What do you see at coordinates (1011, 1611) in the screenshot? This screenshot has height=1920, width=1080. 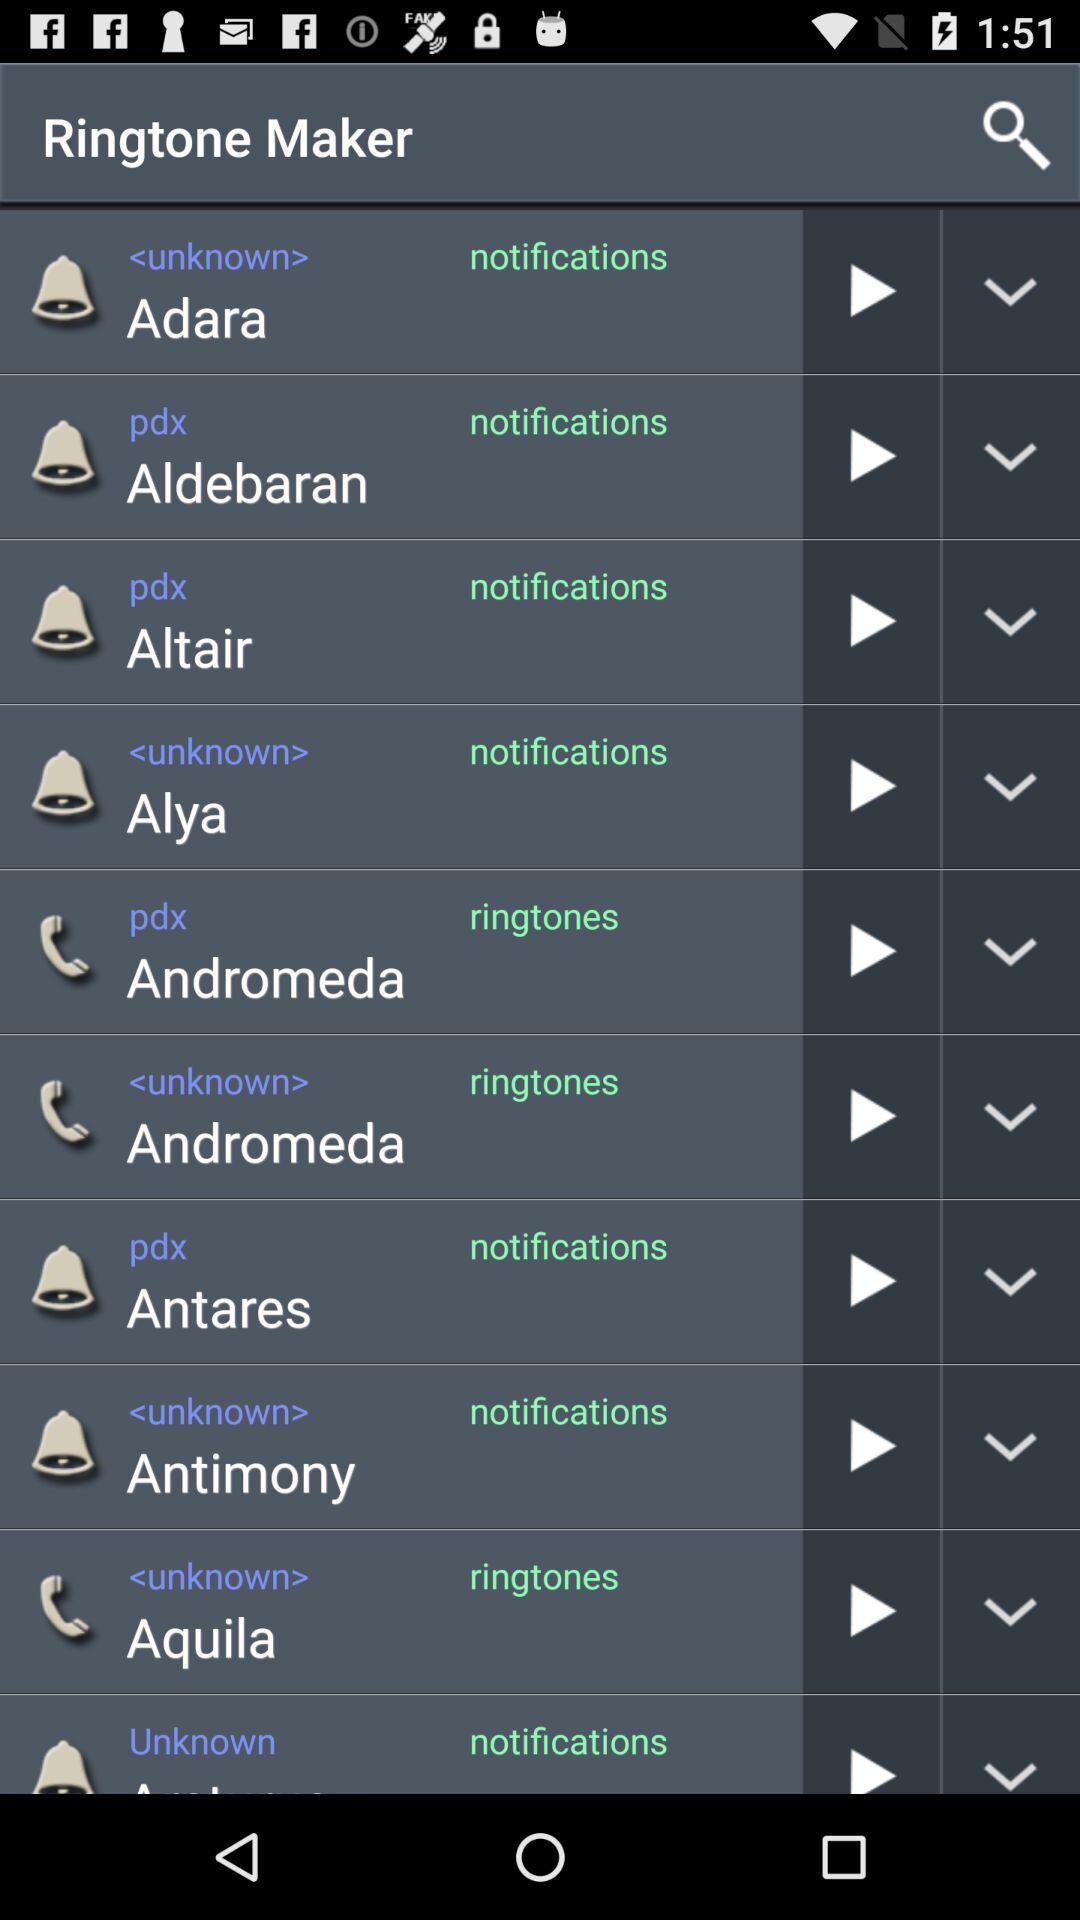 I see `show more information` at bounding box center [1011, 1611].